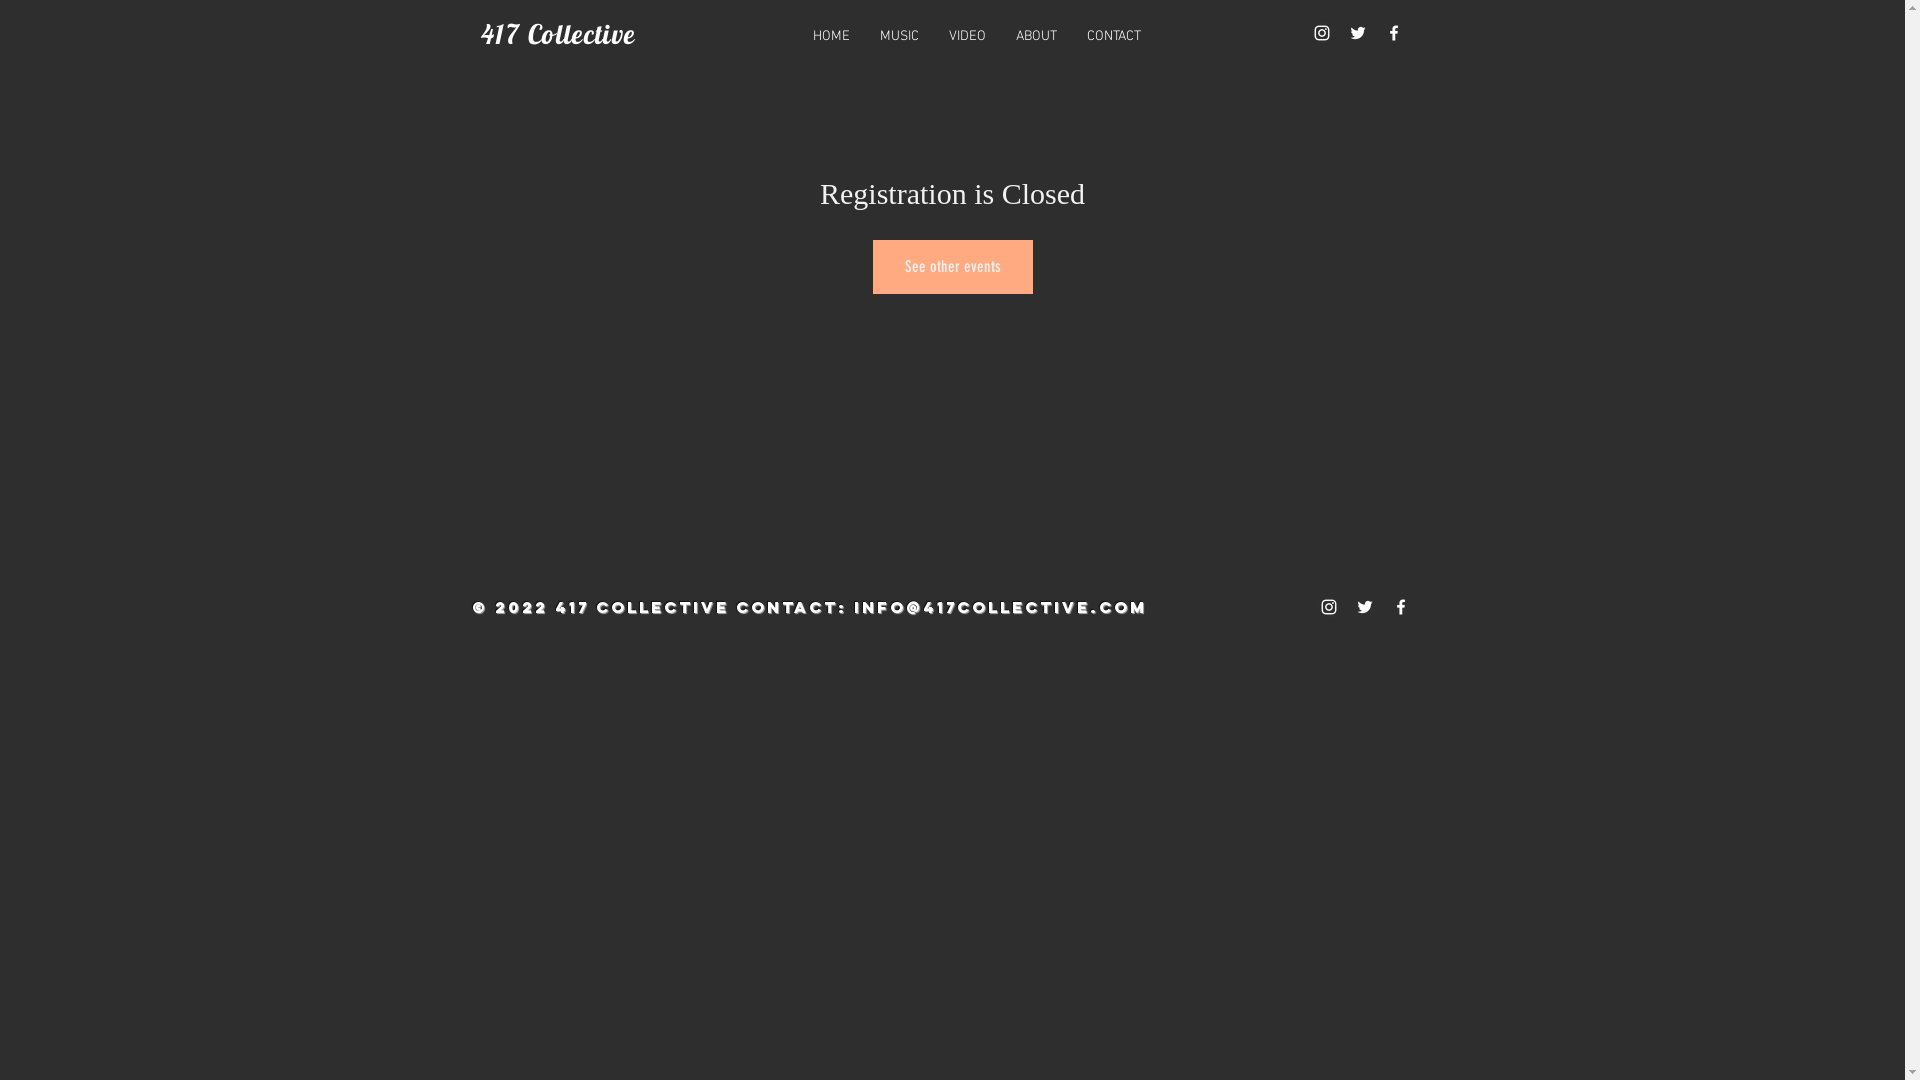 The width and height of the screenshot is (1920, 1080). I want to click on '417 Collective', so click(557, 34).